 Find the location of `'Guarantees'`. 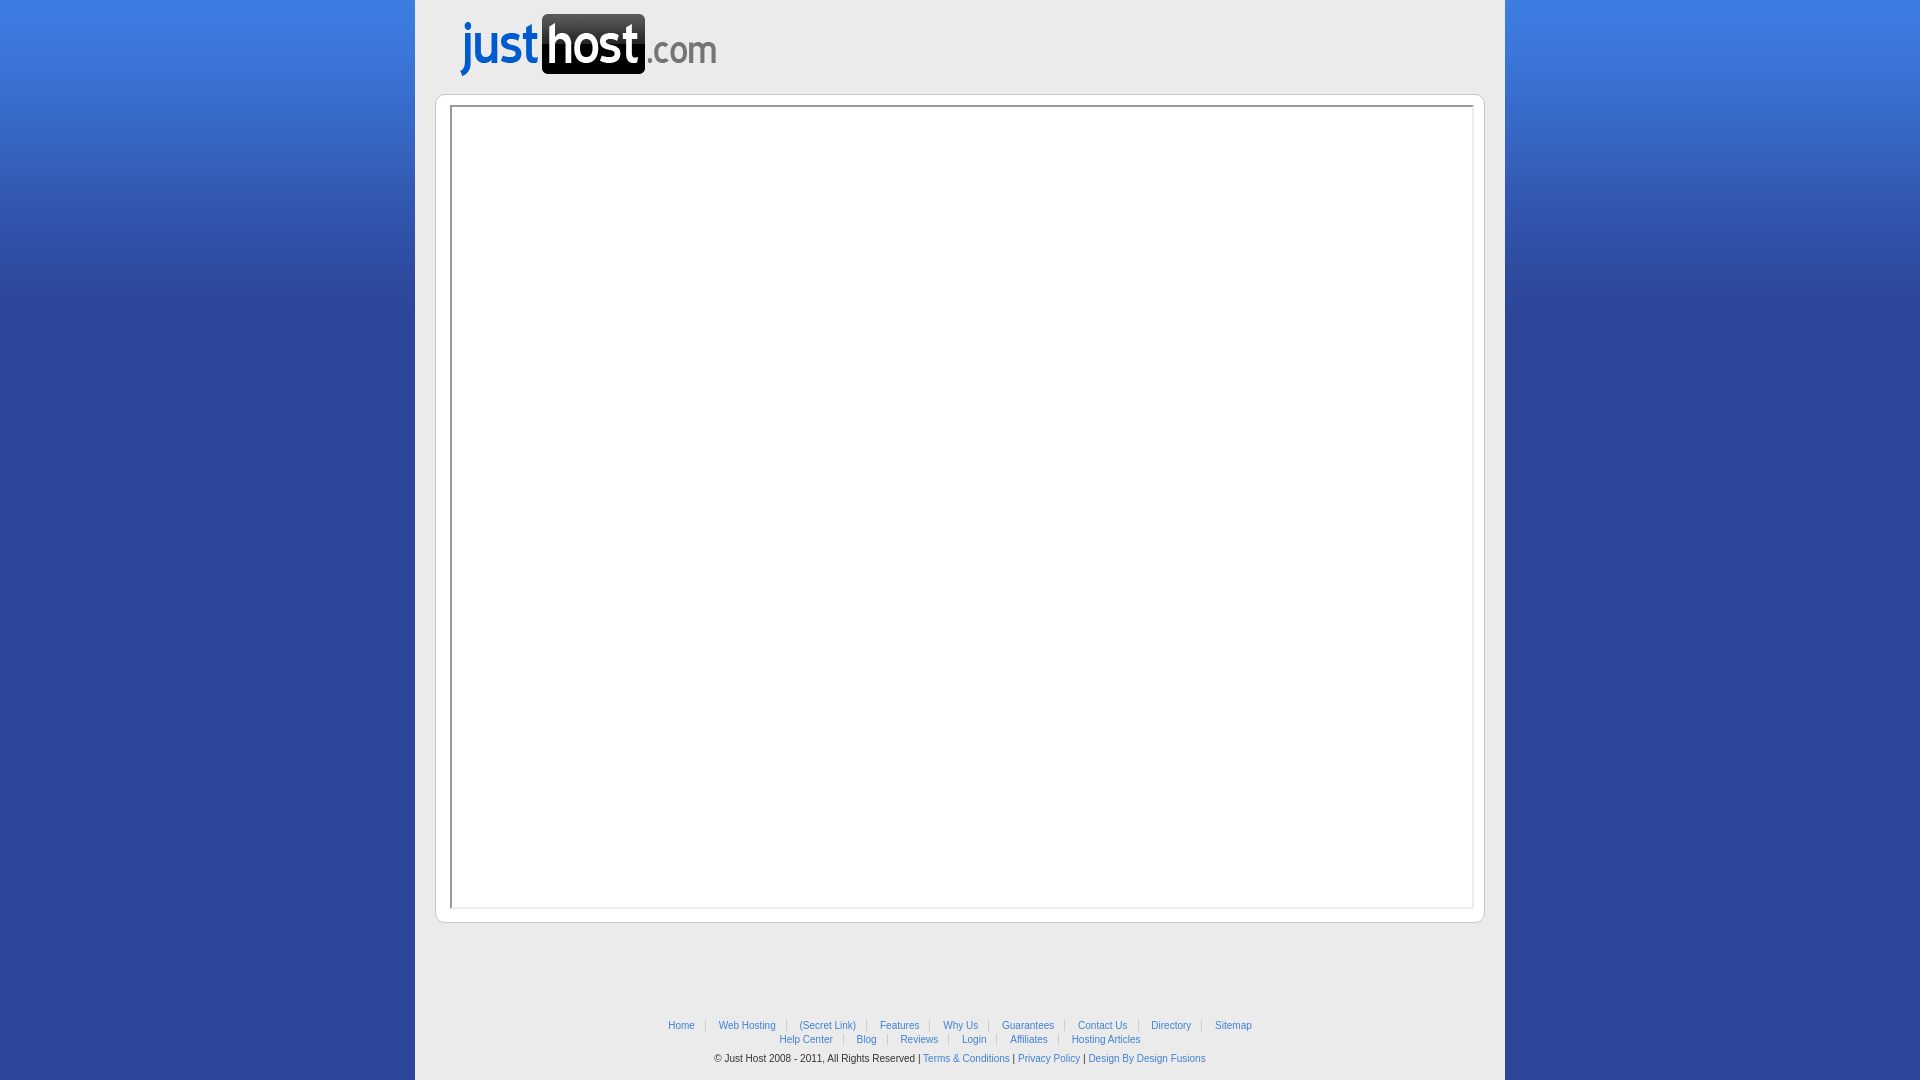

'Guarantees' is located at coordinates (1002, 1025).